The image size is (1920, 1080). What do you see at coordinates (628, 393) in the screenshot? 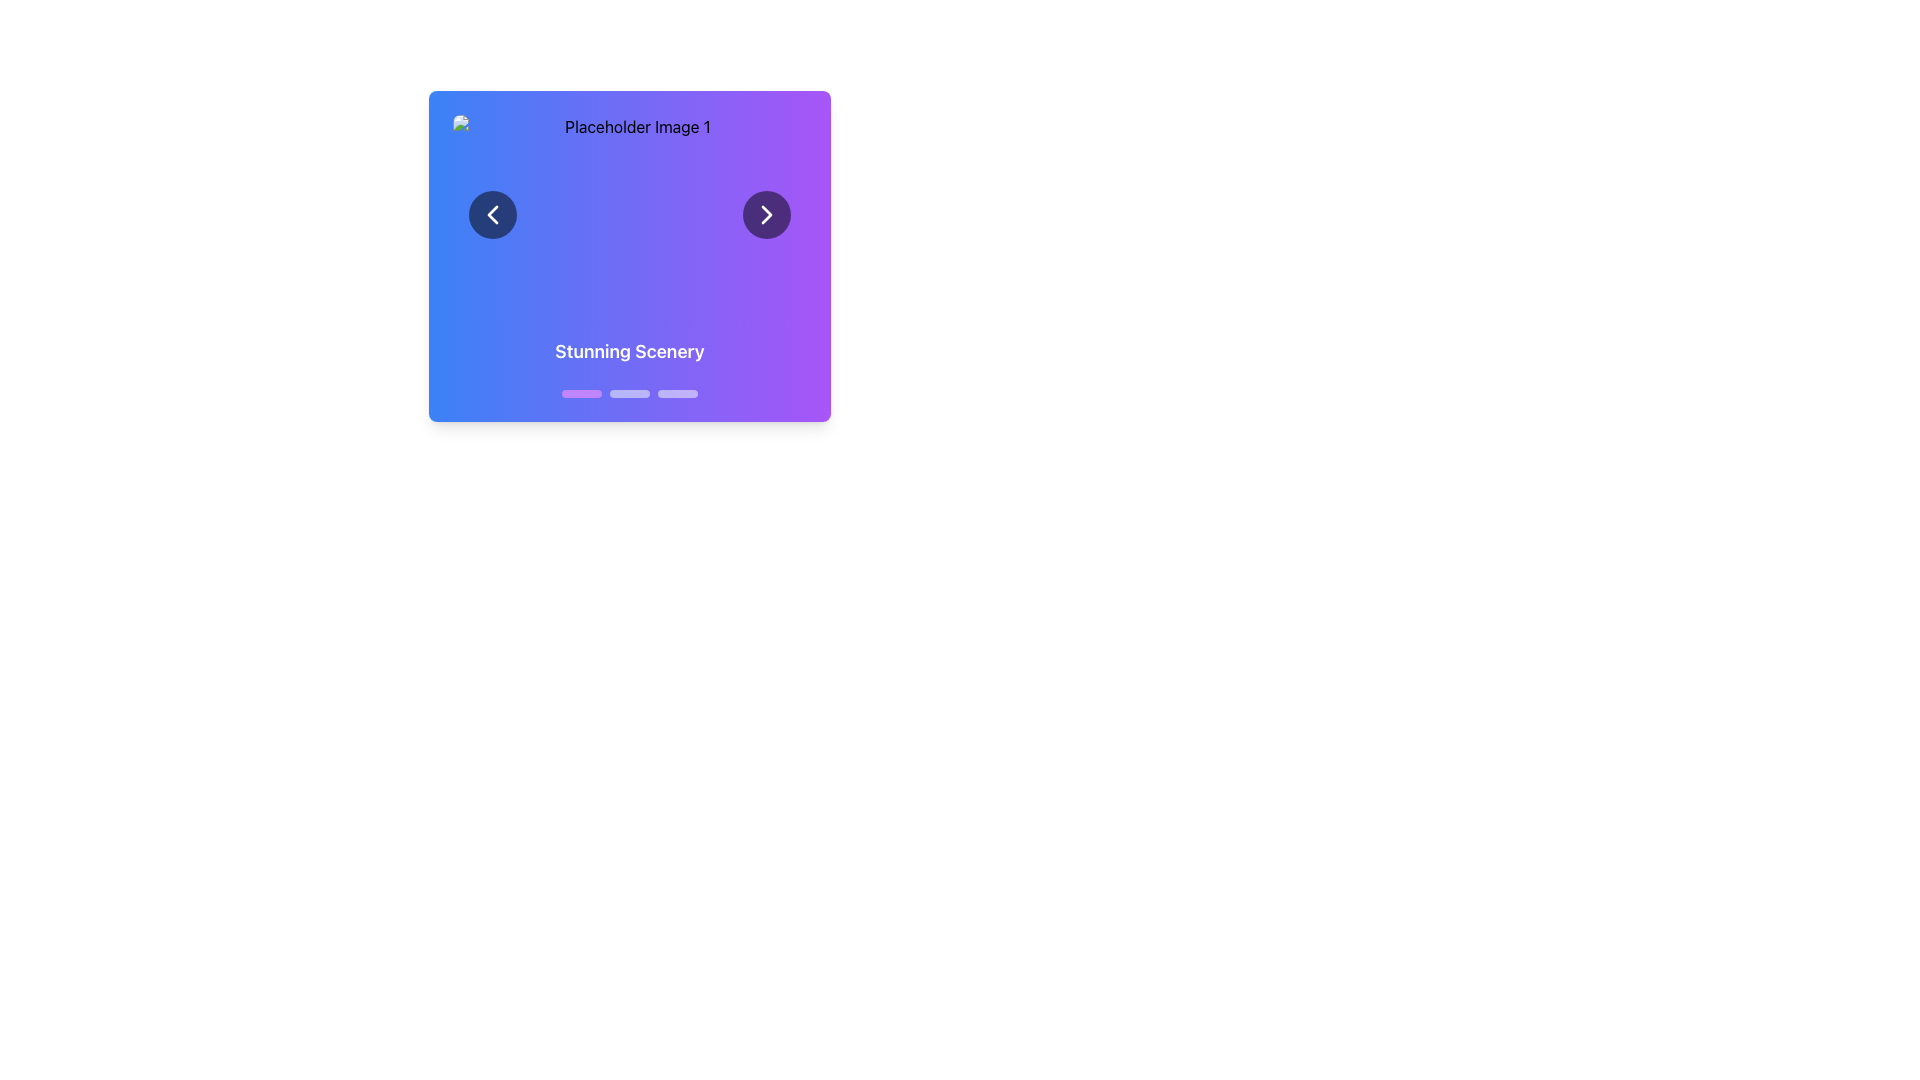
I see `the second oval pagination indicator located below the text 'Stunning Scenery'` at bounding box center [628, 393].